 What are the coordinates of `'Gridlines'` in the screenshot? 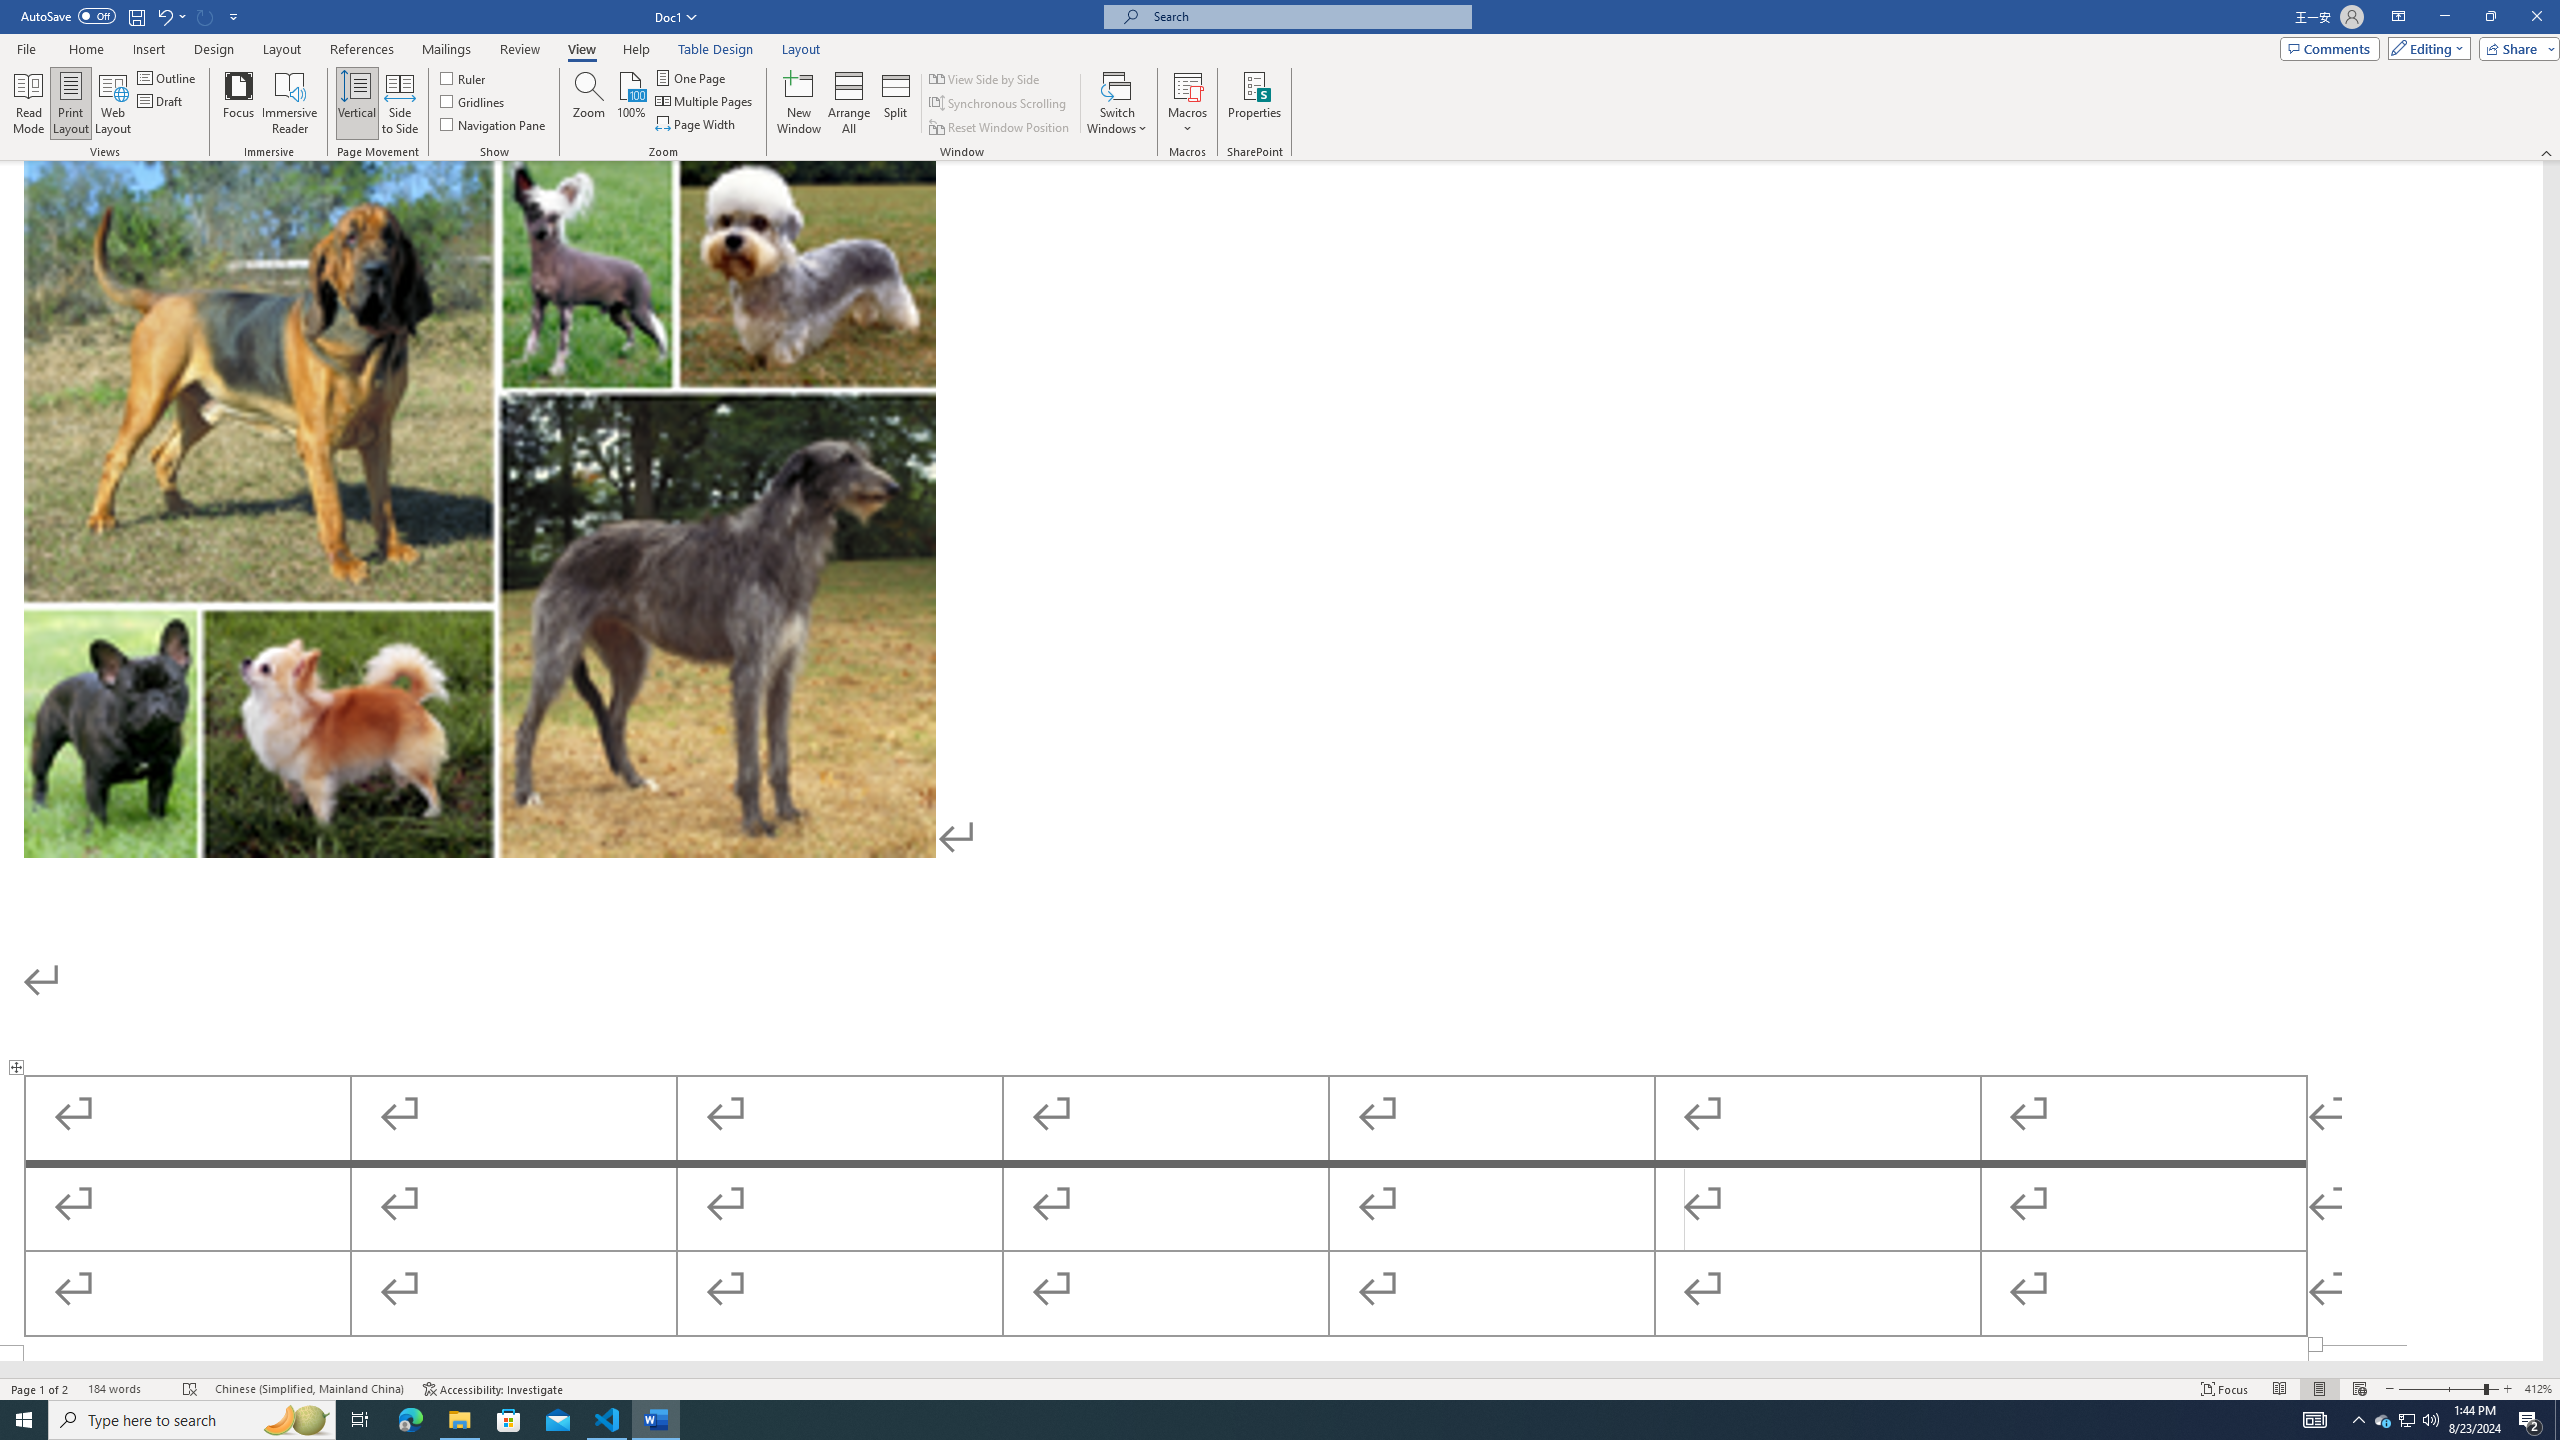 It's located at (473, 99).